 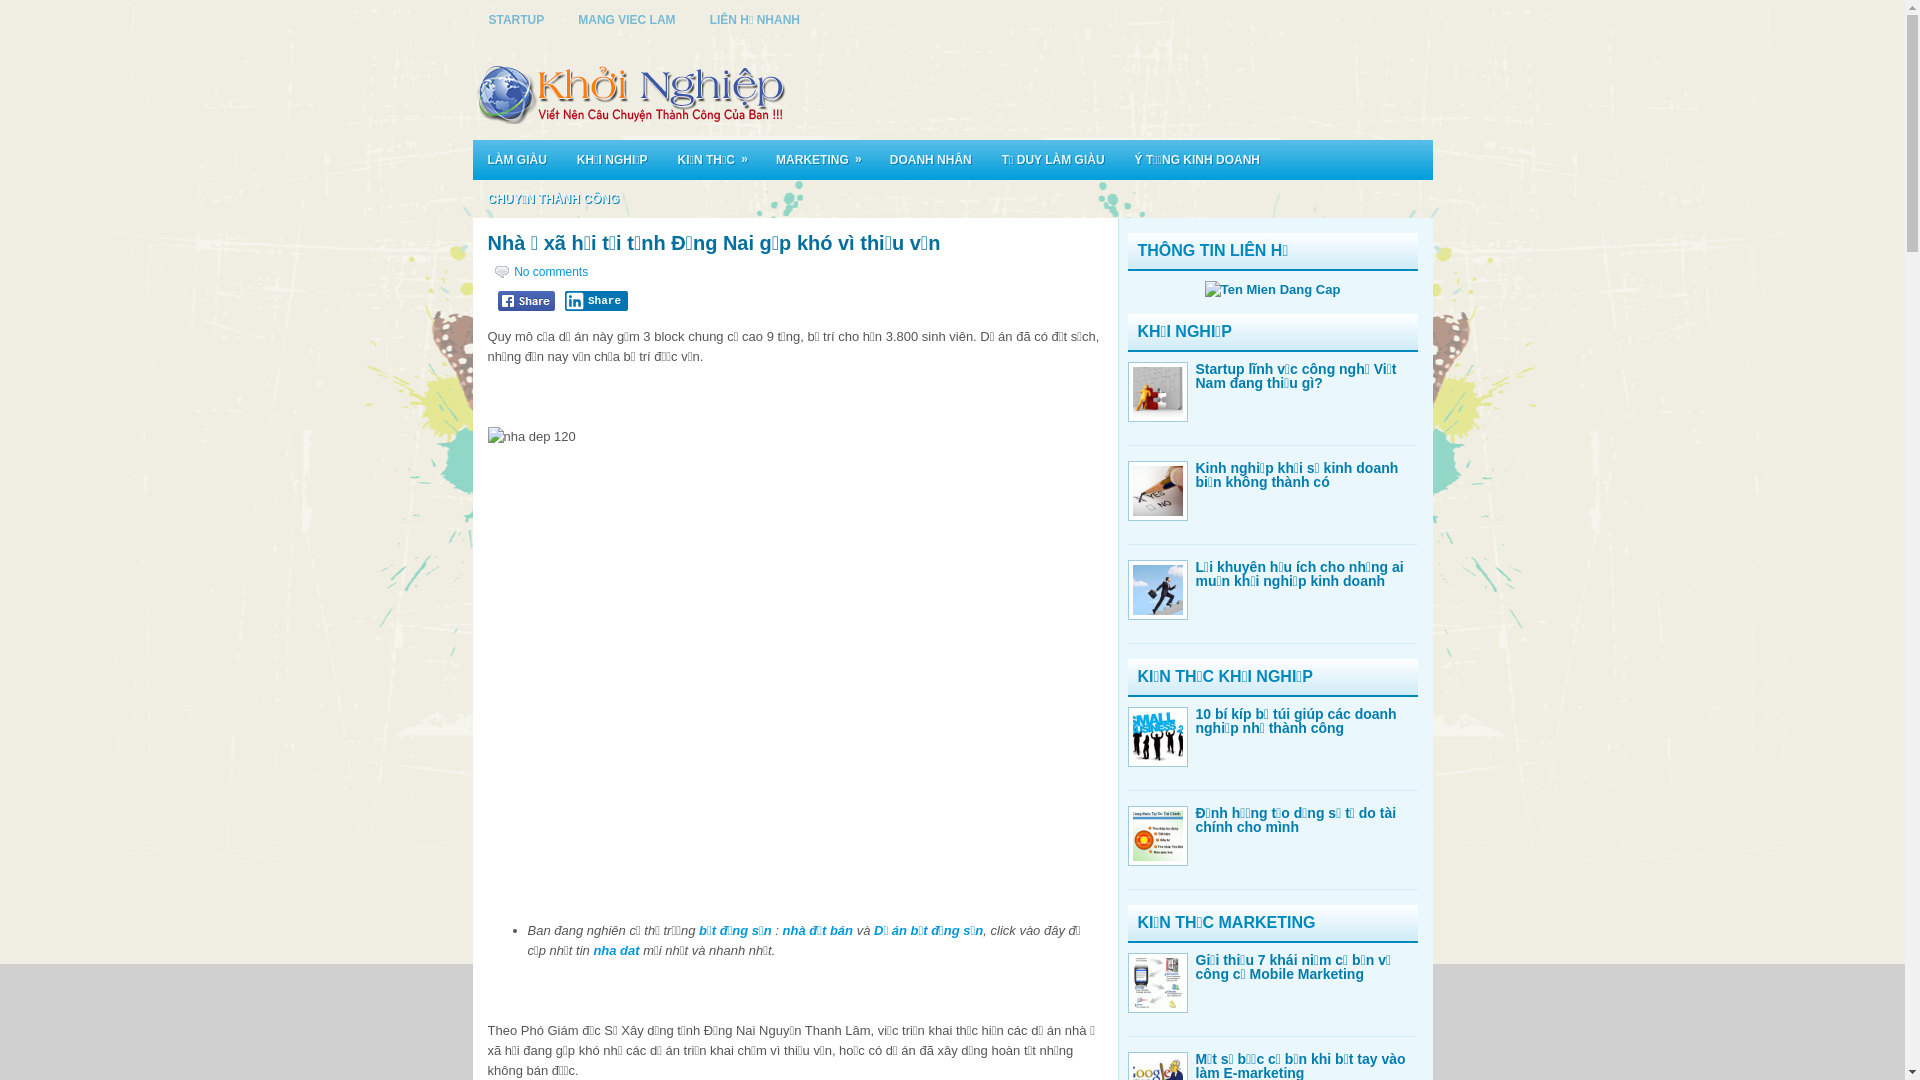 I want to click on 'Share', so click(x=594, y=300).